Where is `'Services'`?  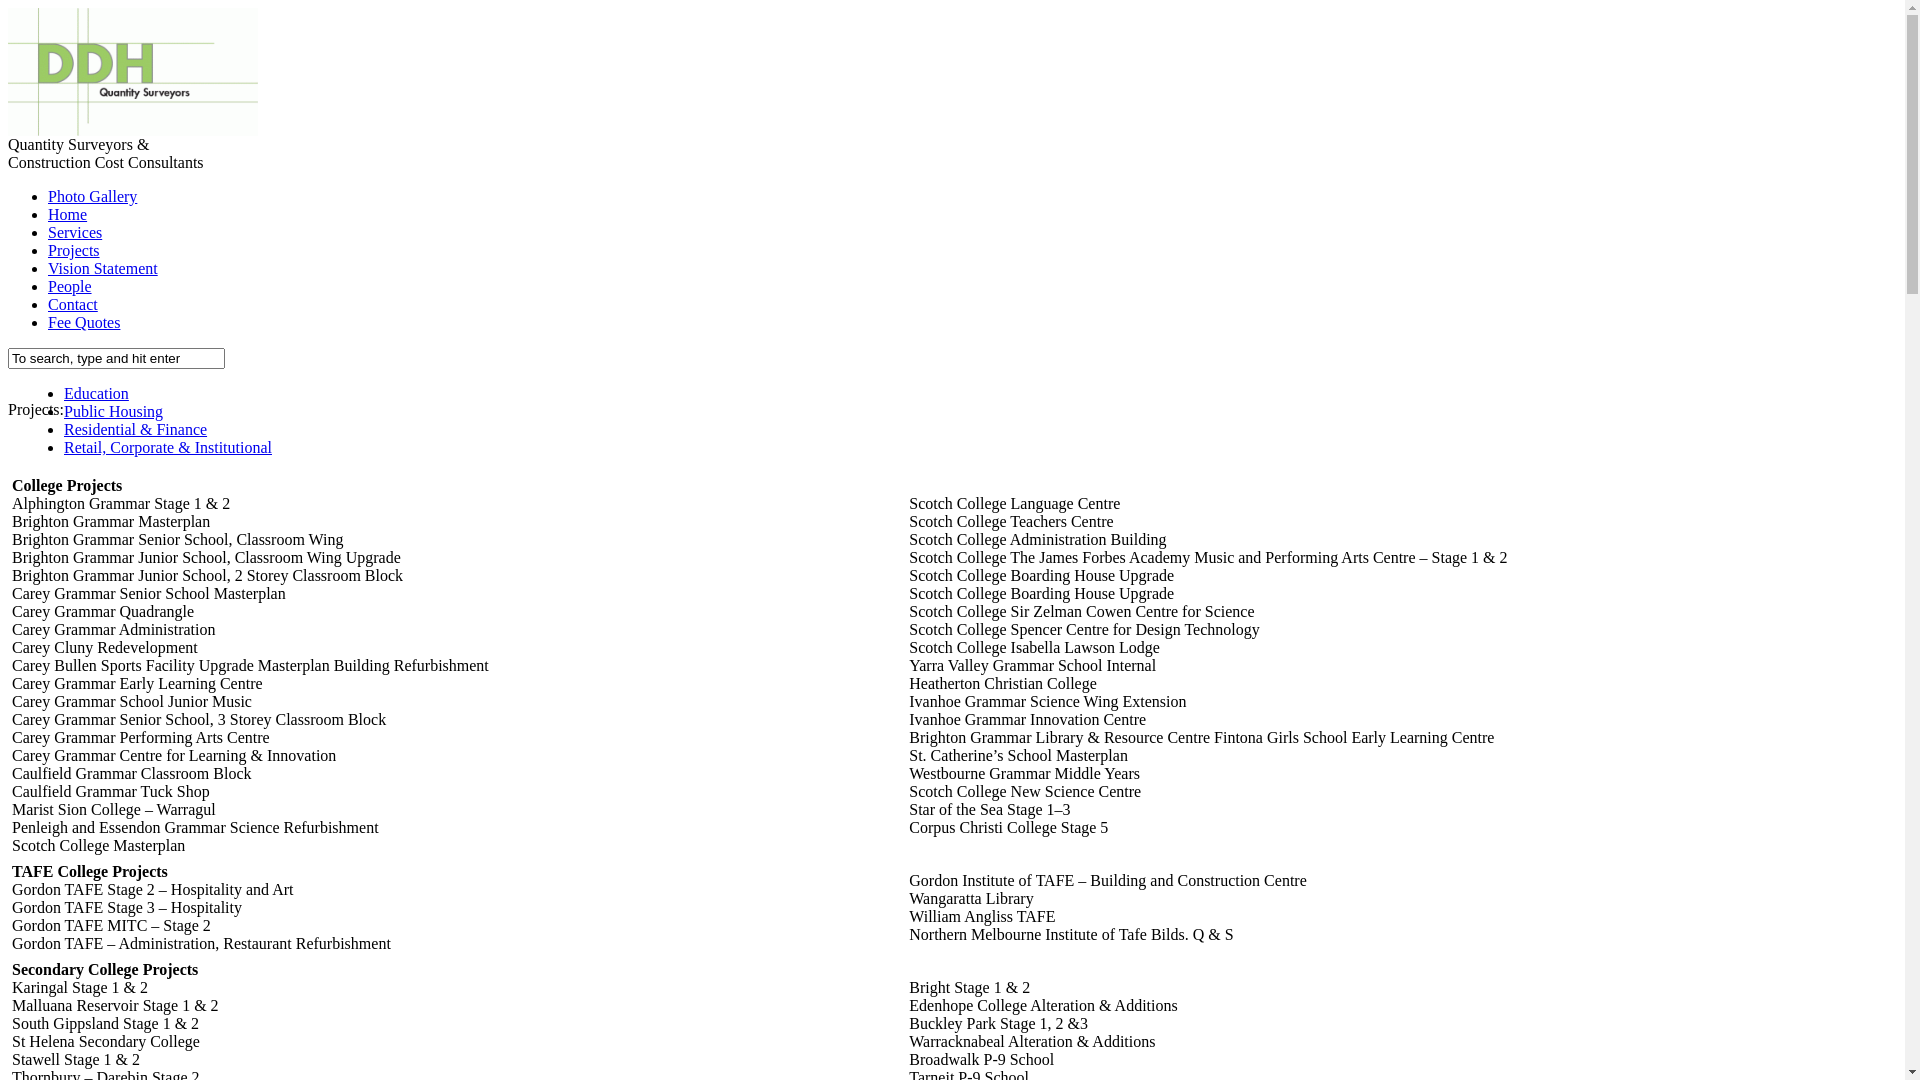 'Services' is located at coordinates (75, 231).